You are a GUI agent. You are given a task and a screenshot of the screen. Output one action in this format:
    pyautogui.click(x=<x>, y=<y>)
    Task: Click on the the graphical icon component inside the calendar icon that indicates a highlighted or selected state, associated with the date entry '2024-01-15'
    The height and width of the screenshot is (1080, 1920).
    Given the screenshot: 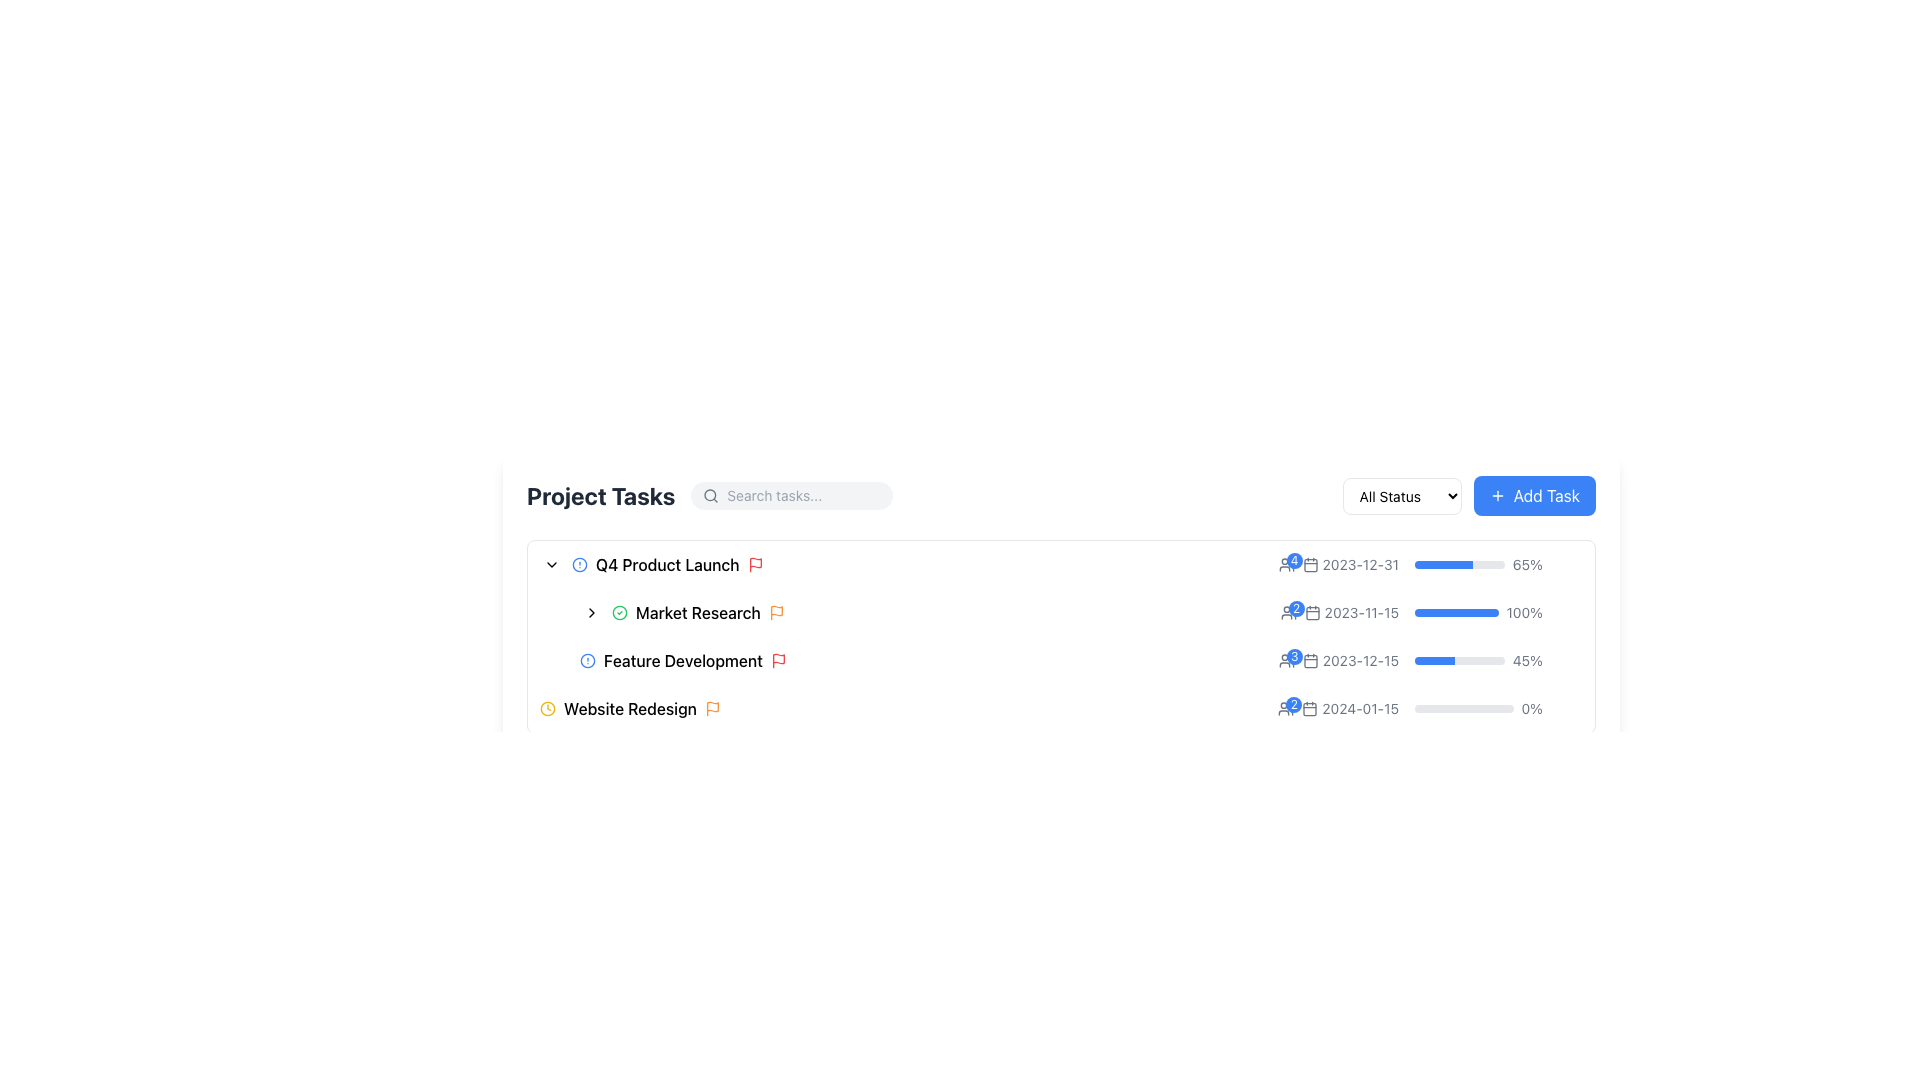 What is the action you would take?
    pyautogui.click(x=1310, y=708)
    